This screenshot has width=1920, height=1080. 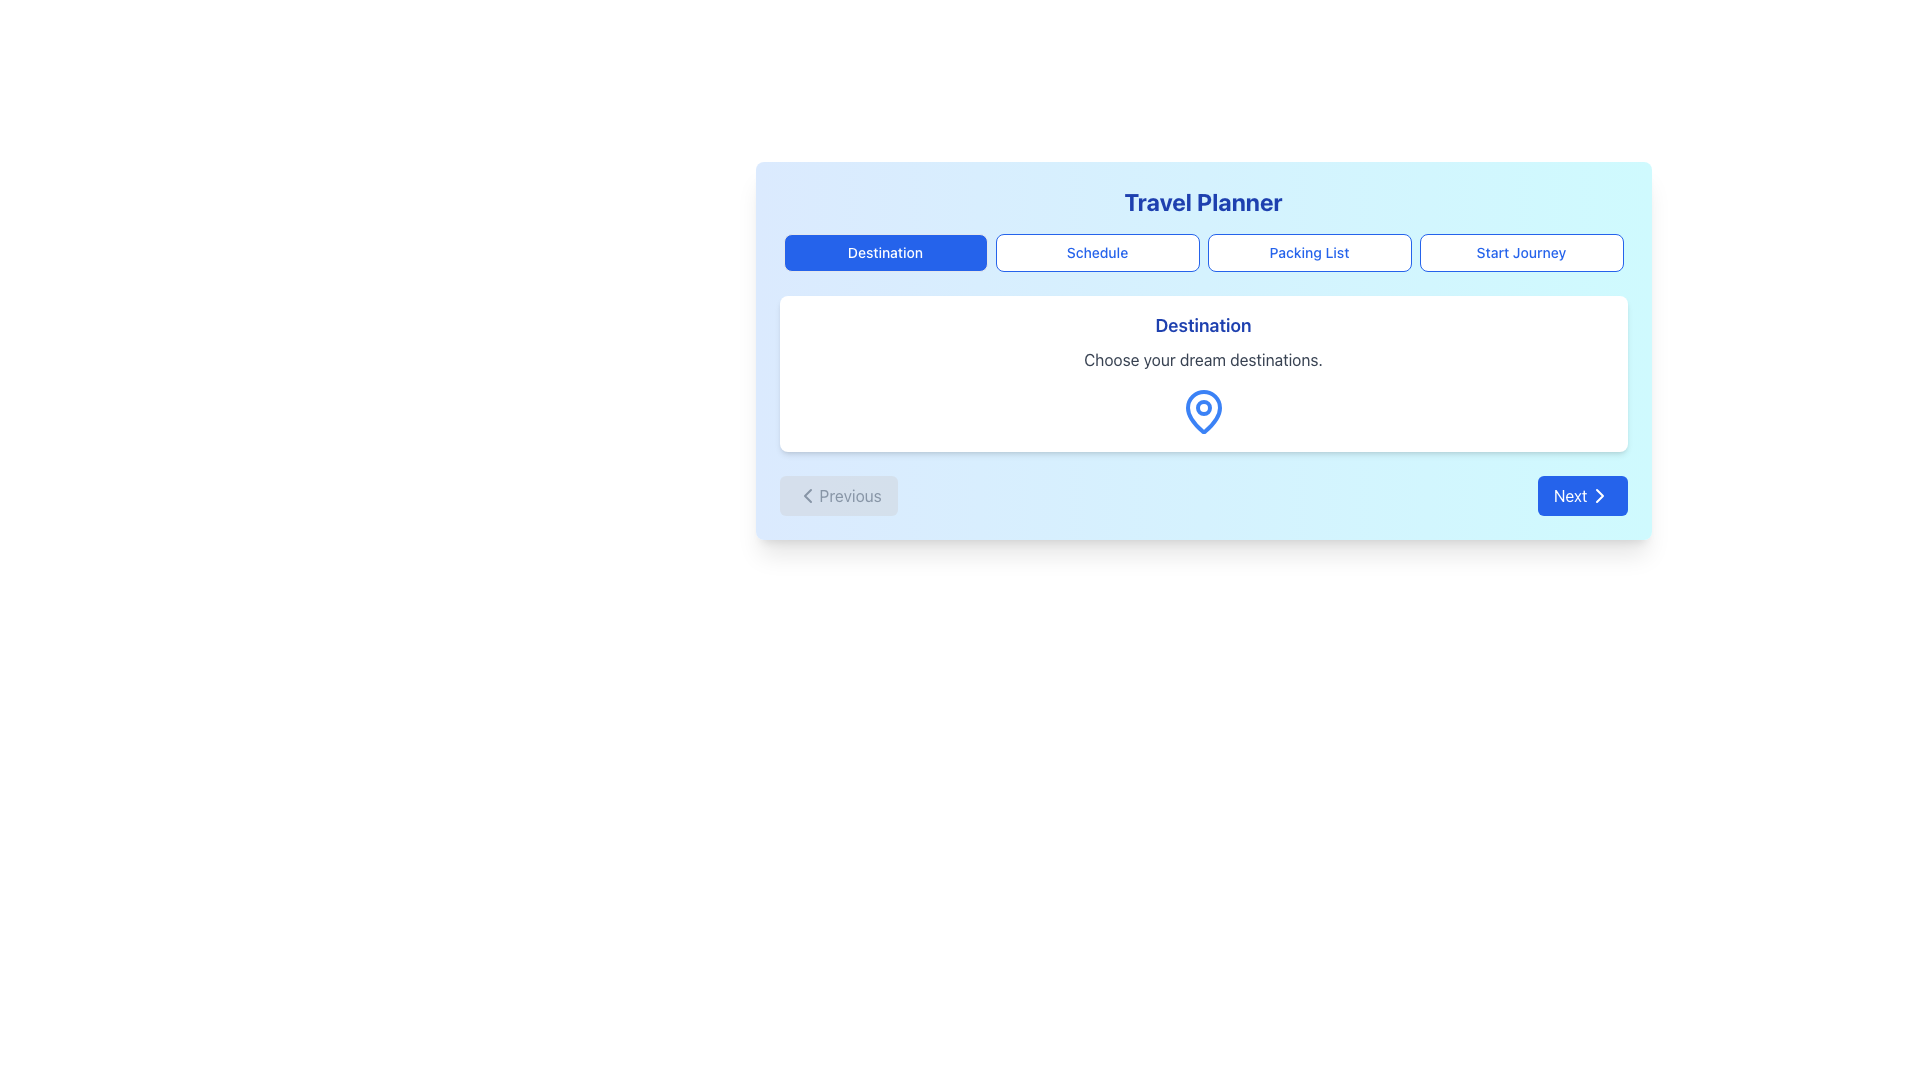 What do you see at coordinates (1202, 411) in the screenshot?
I see `the map-pin-shaped icon with a blue outline and transparent center, which represents a location marker, located below the 'Destination' section in the main content area` at bounding box center [1202, 411].